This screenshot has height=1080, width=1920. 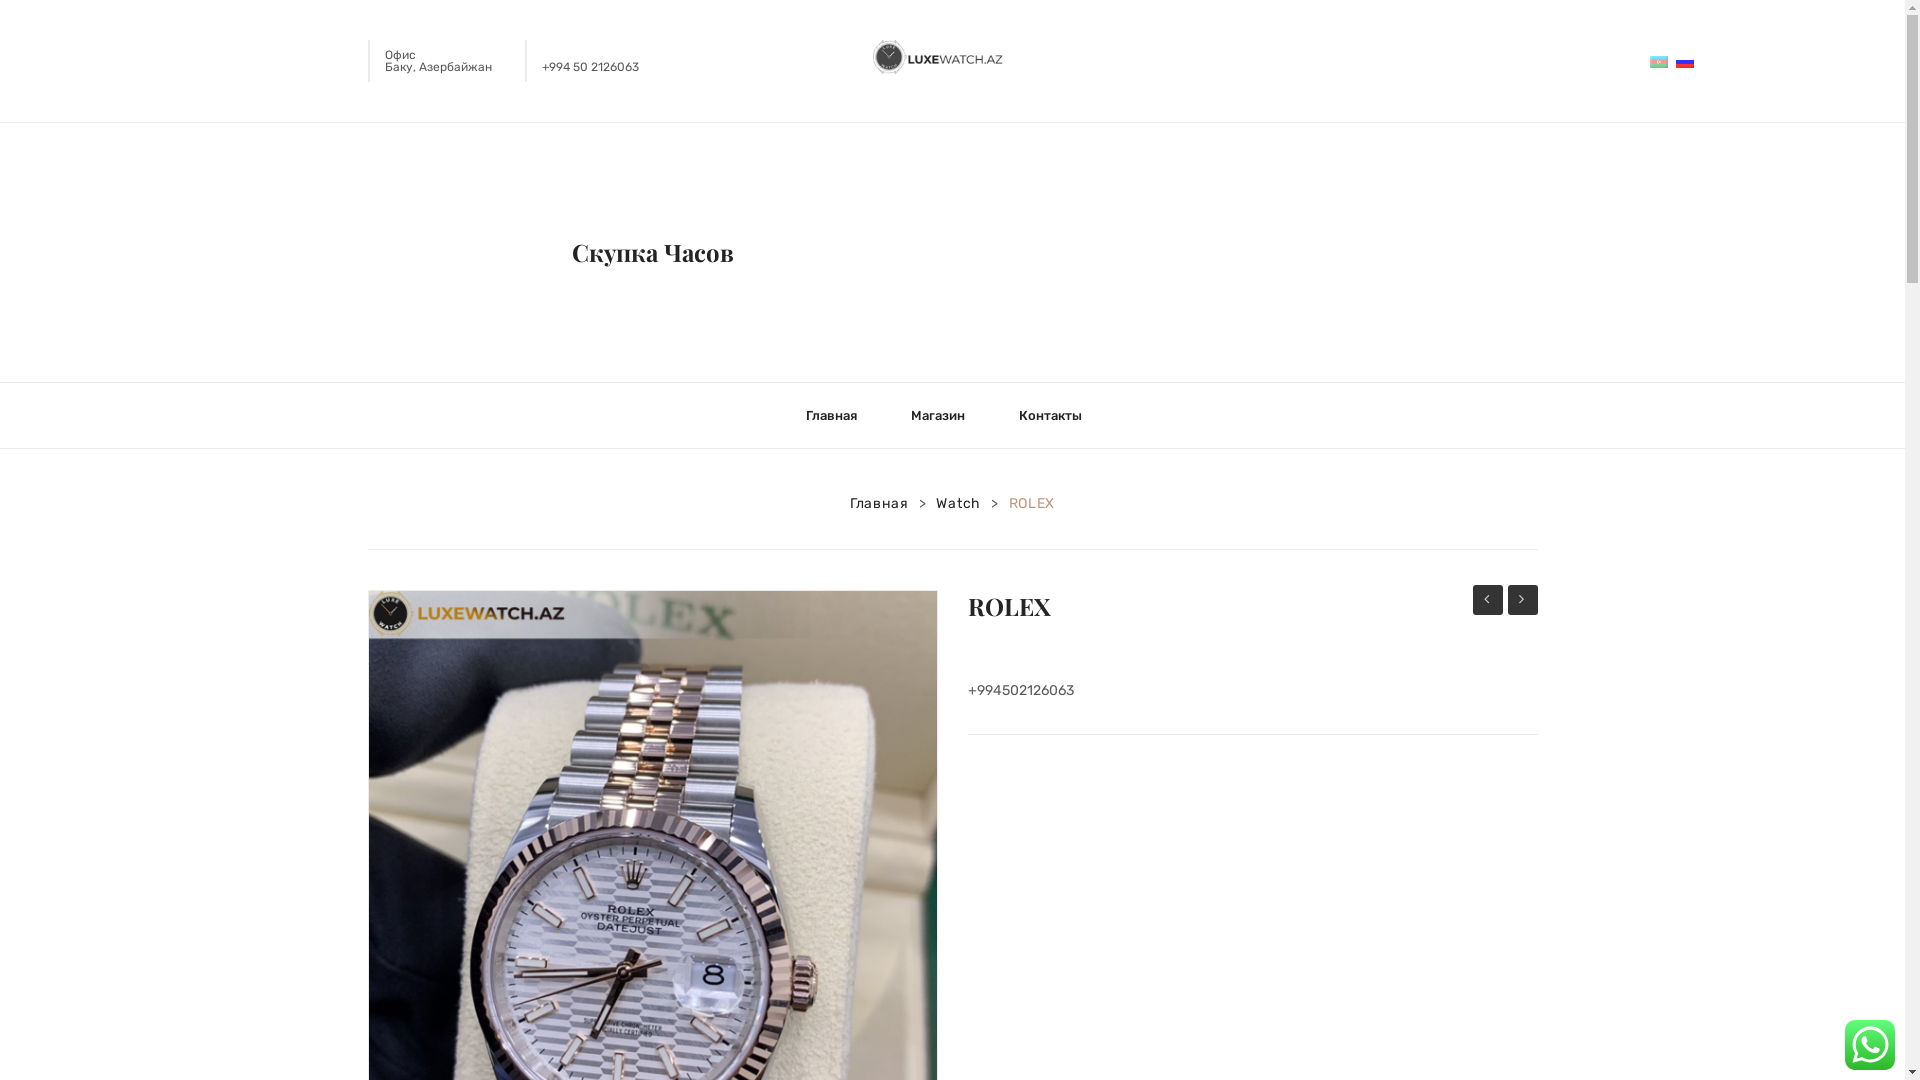 I want to click on 'PERRELET', so click(x=1521, y=599).